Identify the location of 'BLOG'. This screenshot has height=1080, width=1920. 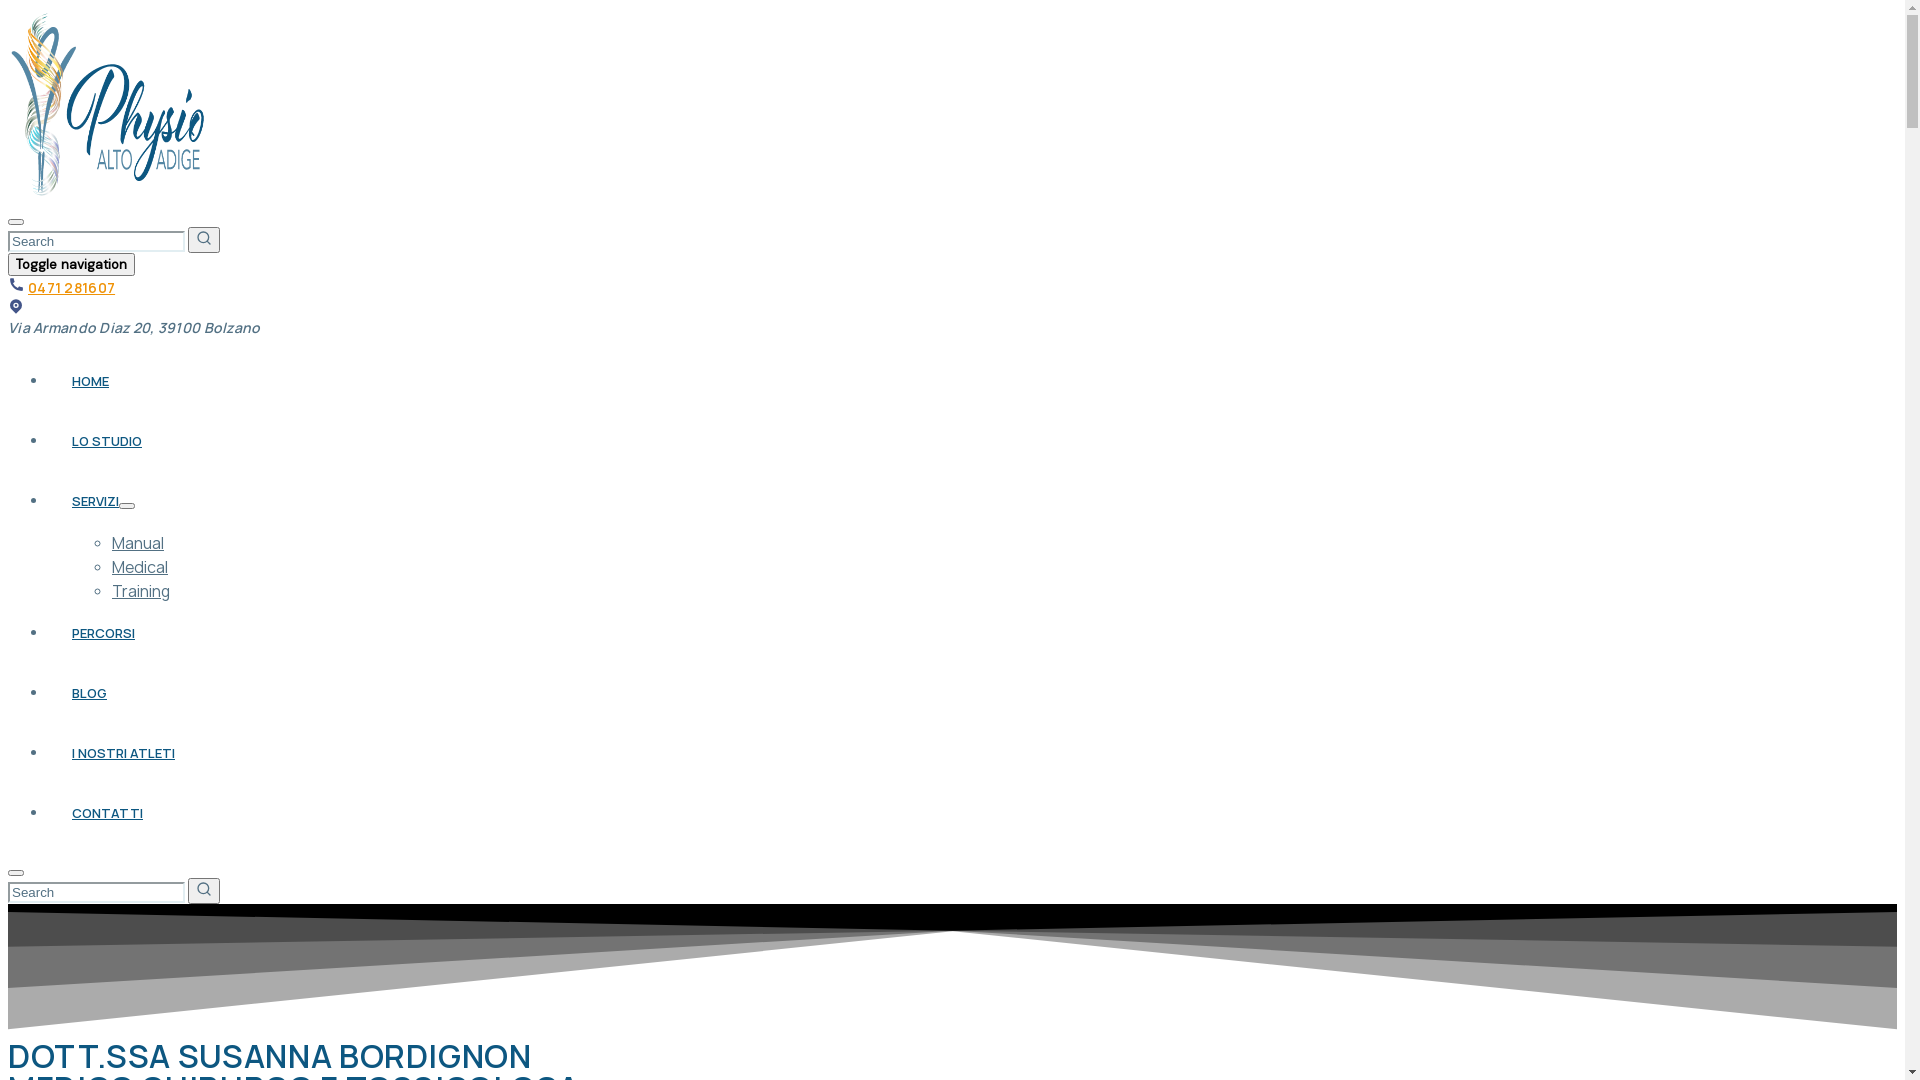
(88, 692).